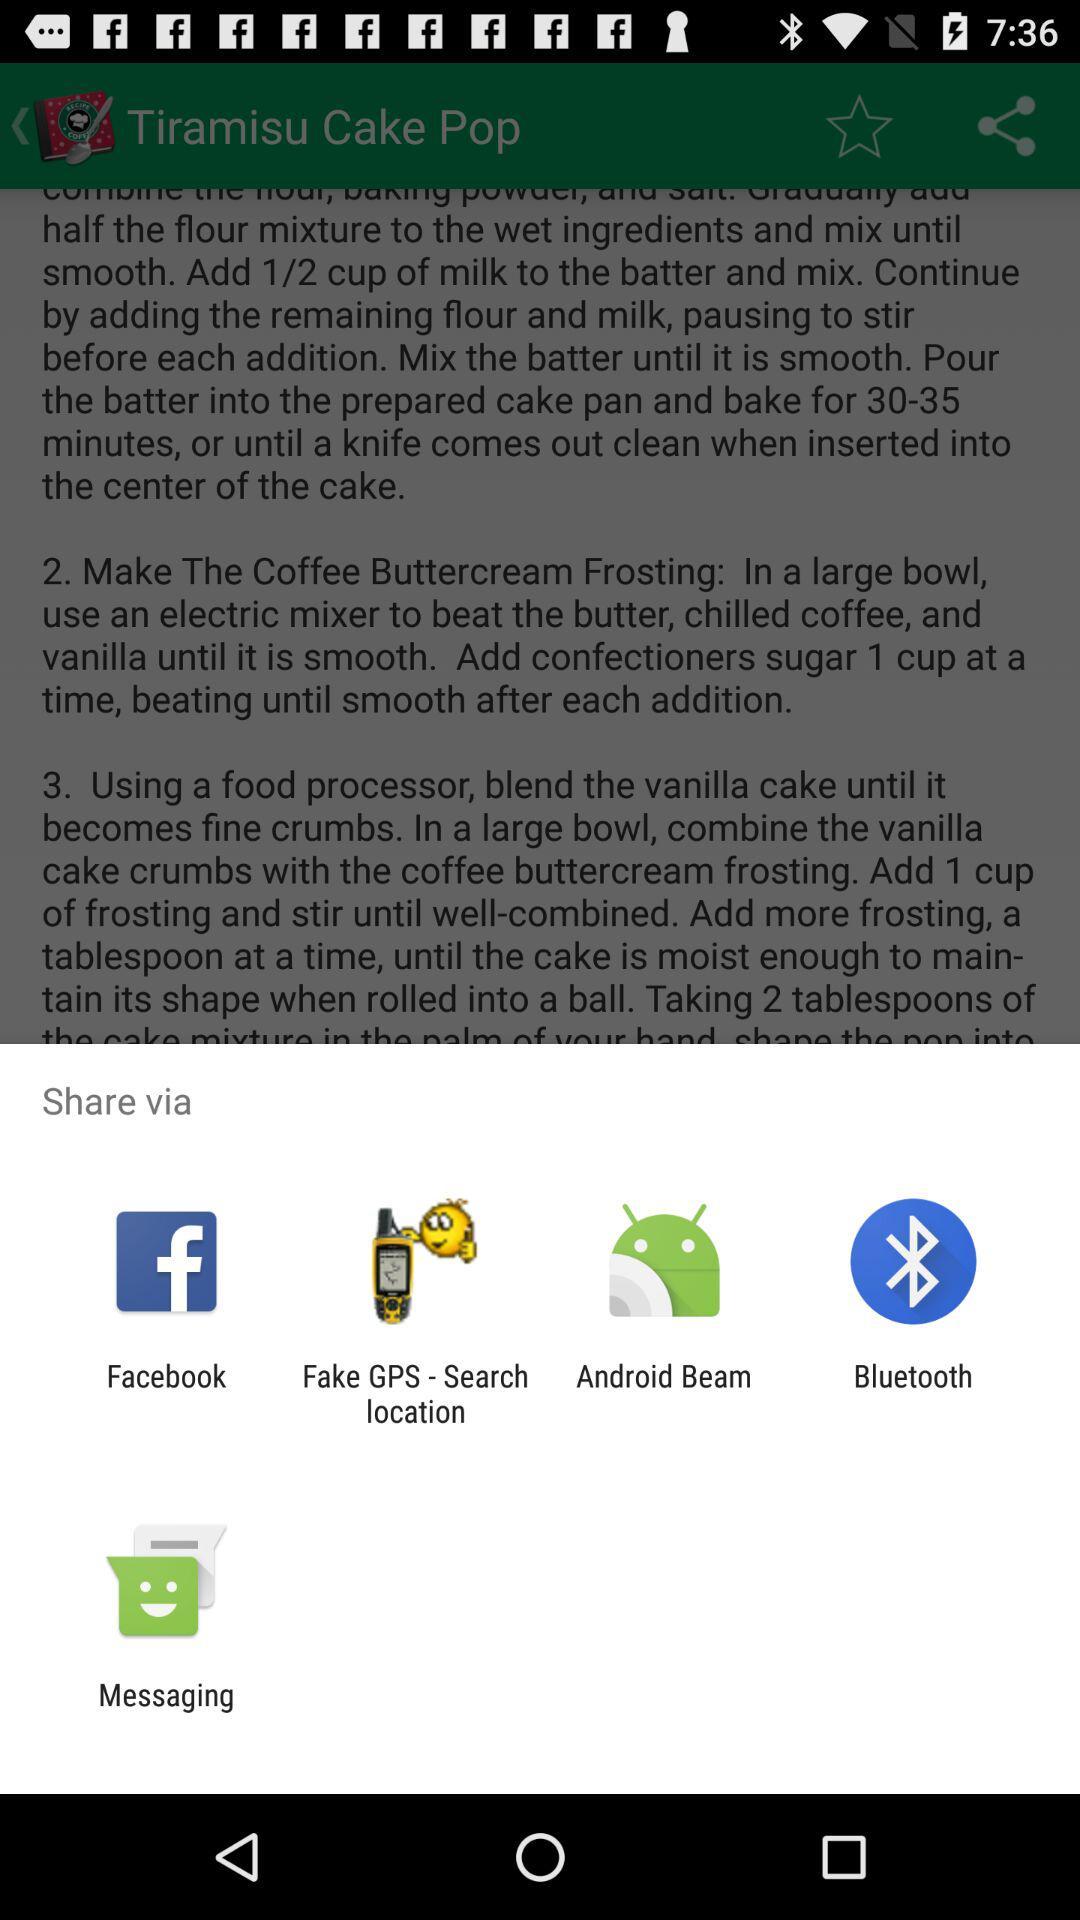 The height and width of the screenshot is (1920, 1080). What do you see at coordinates (414, 1392) in the screenshot?
I see `item next to android beam icon` at bounding box center [414, 1392].